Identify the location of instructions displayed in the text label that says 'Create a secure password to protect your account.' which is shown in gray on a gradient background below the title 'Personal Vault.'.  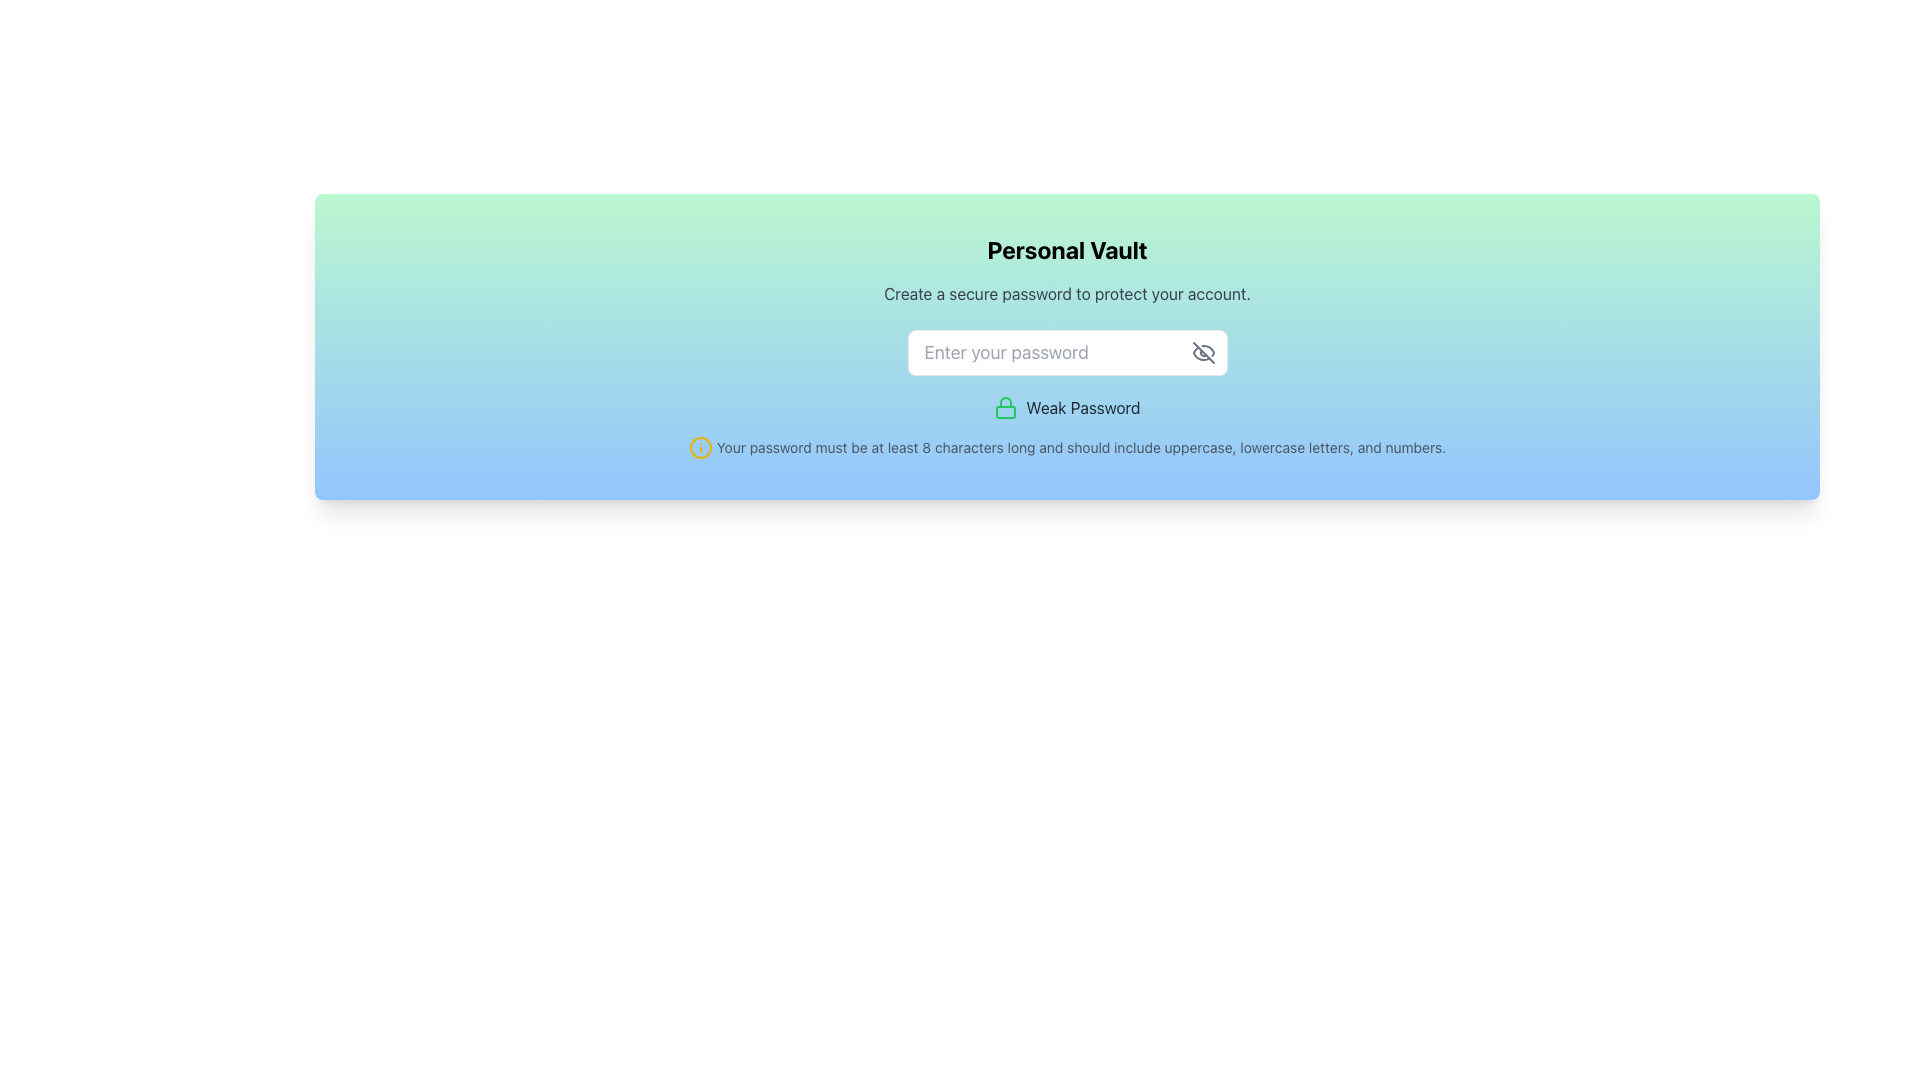
(1066, 293).